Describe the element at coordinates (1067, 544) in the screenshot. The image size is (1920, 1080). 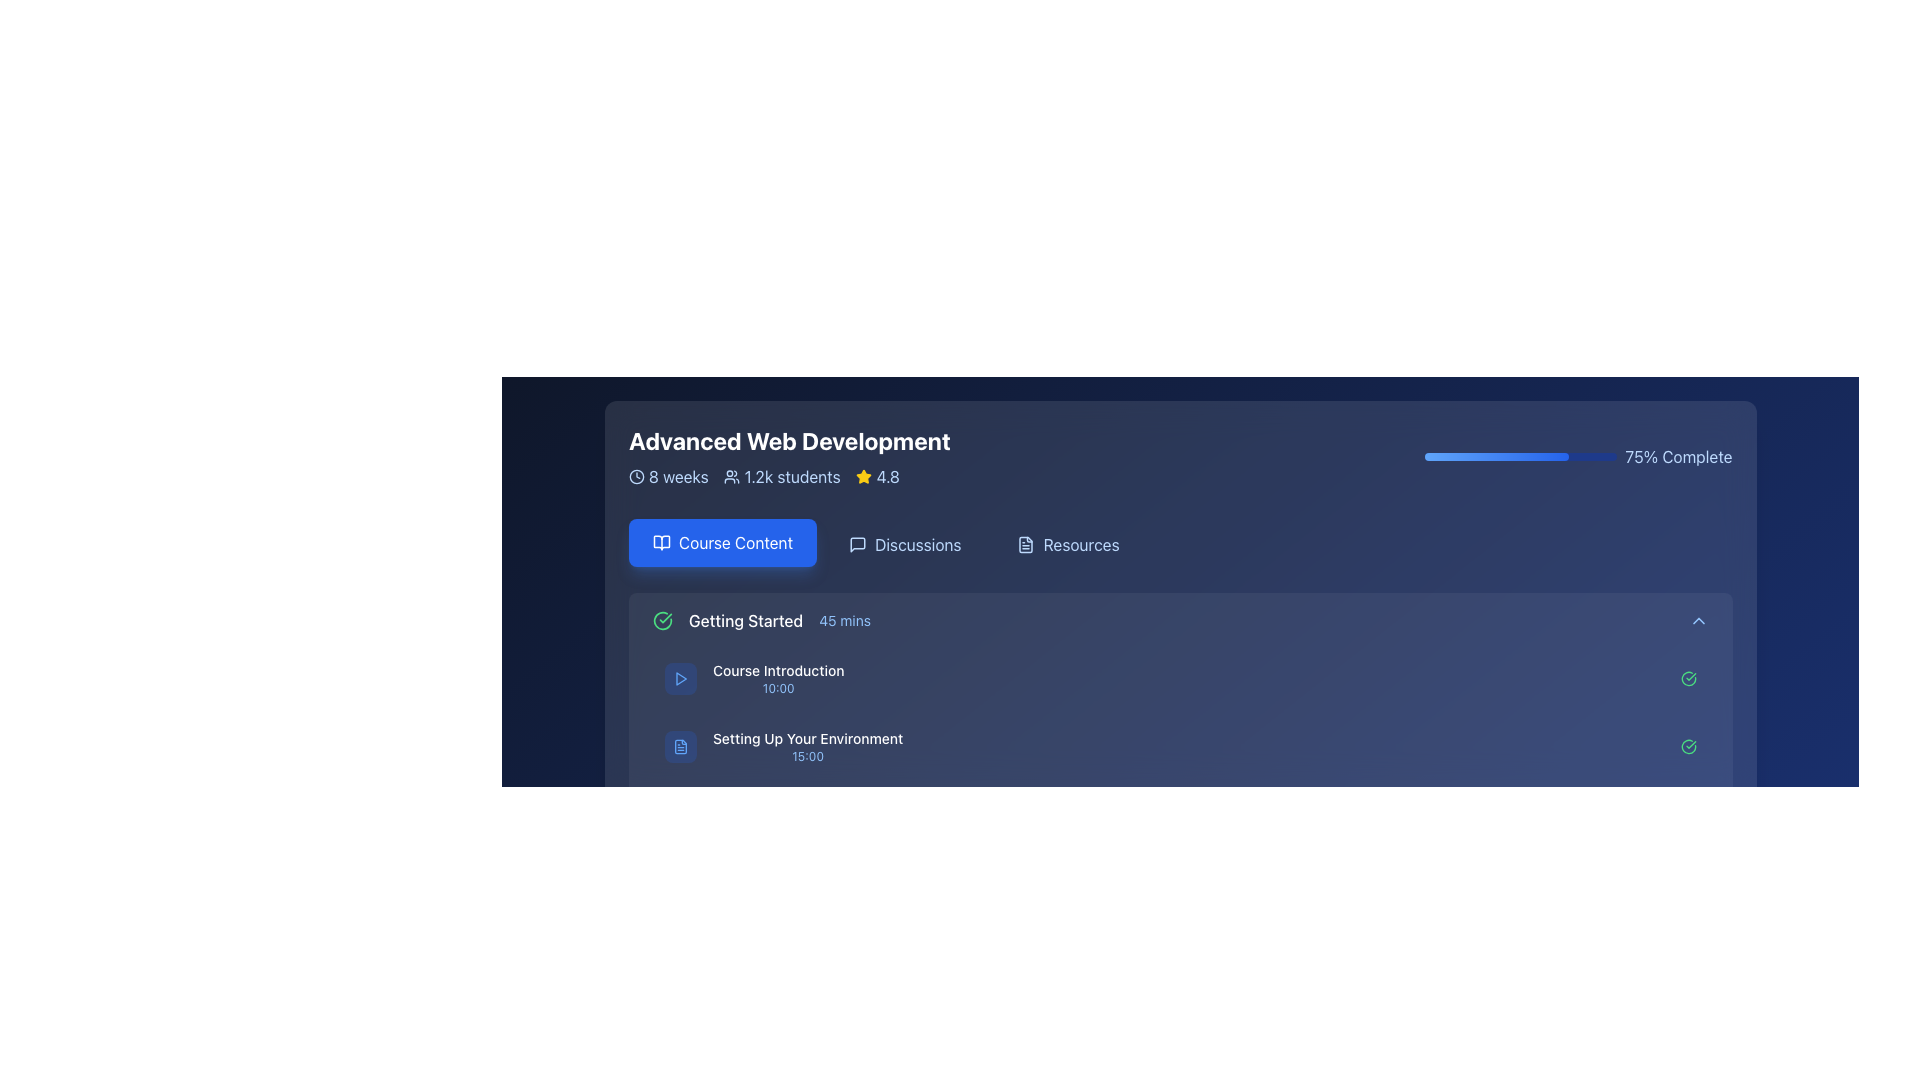
I see `the navigation button that provides access to supplementary materials, located as the third option in a horizontal row of buttons` at that location.